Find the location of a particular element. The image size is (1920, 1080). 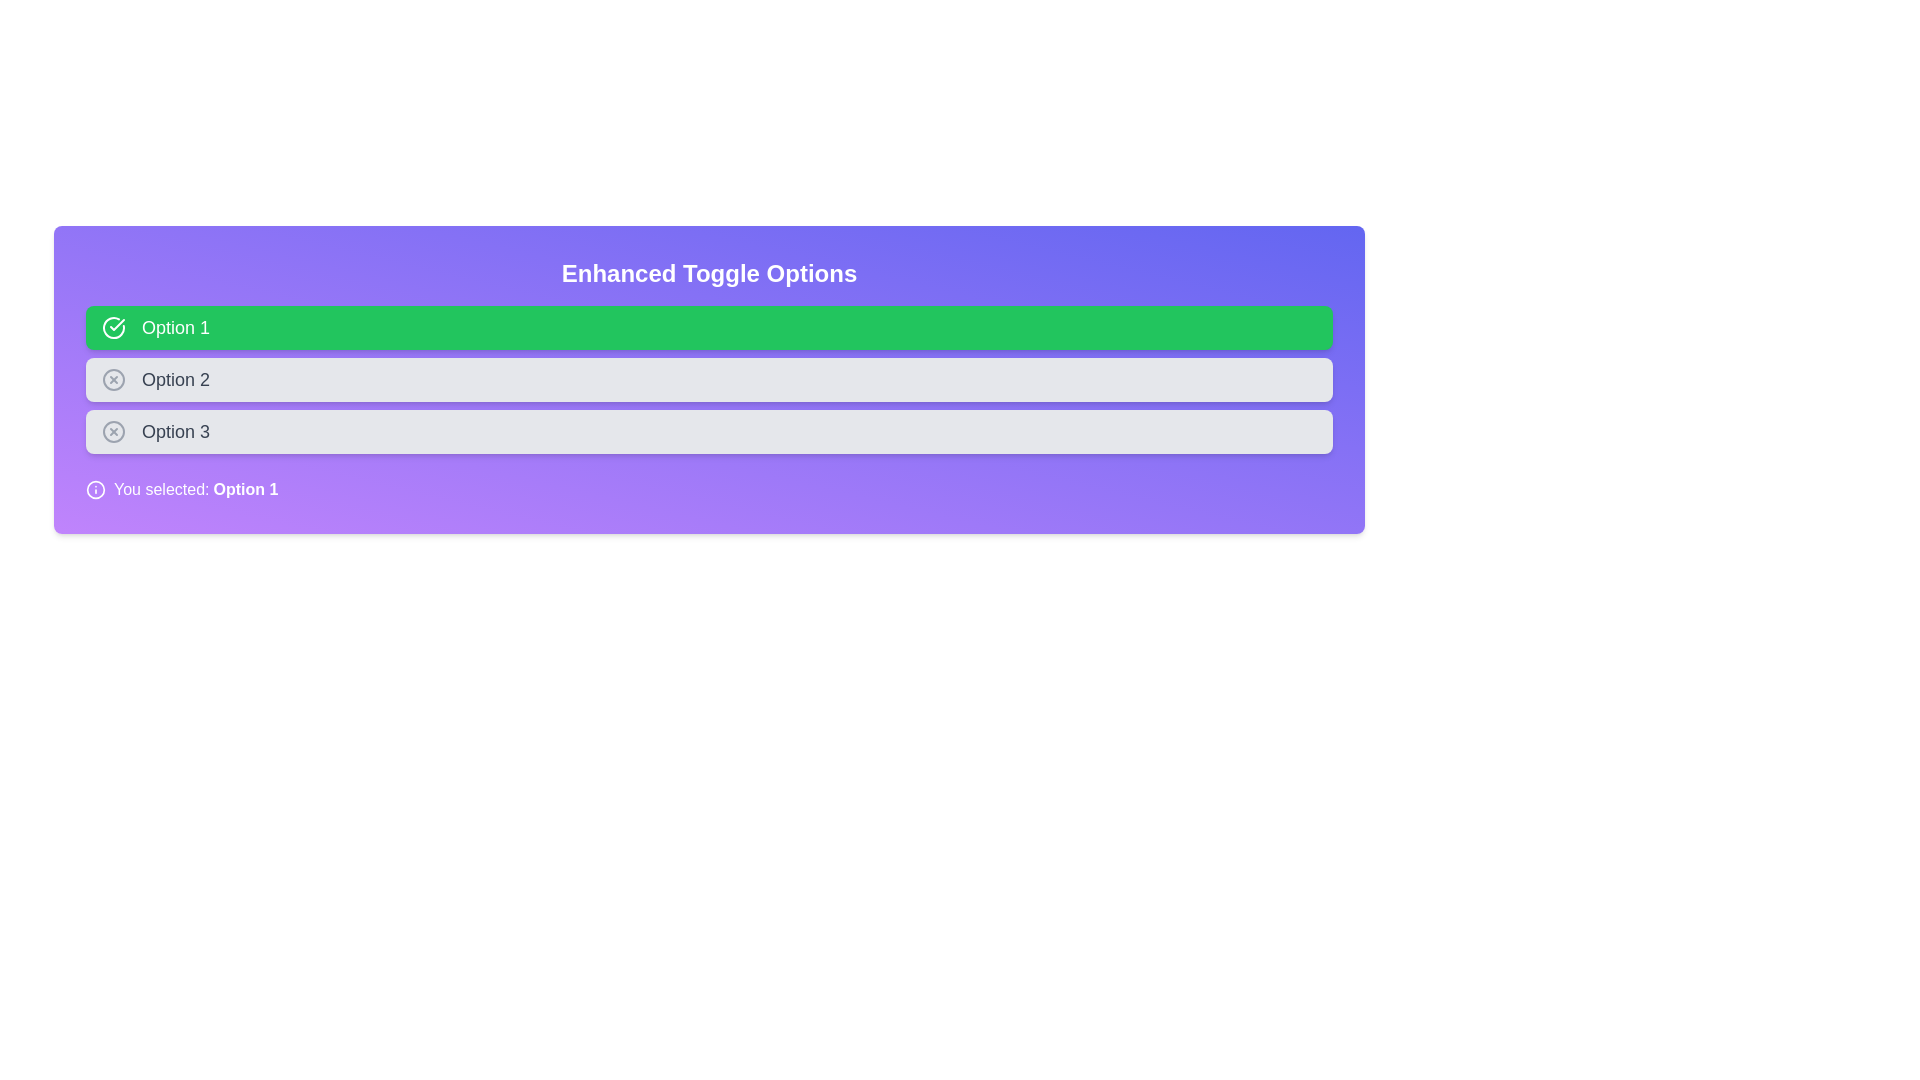

the toggle option Option 2 is located at coordinates (709, 380).